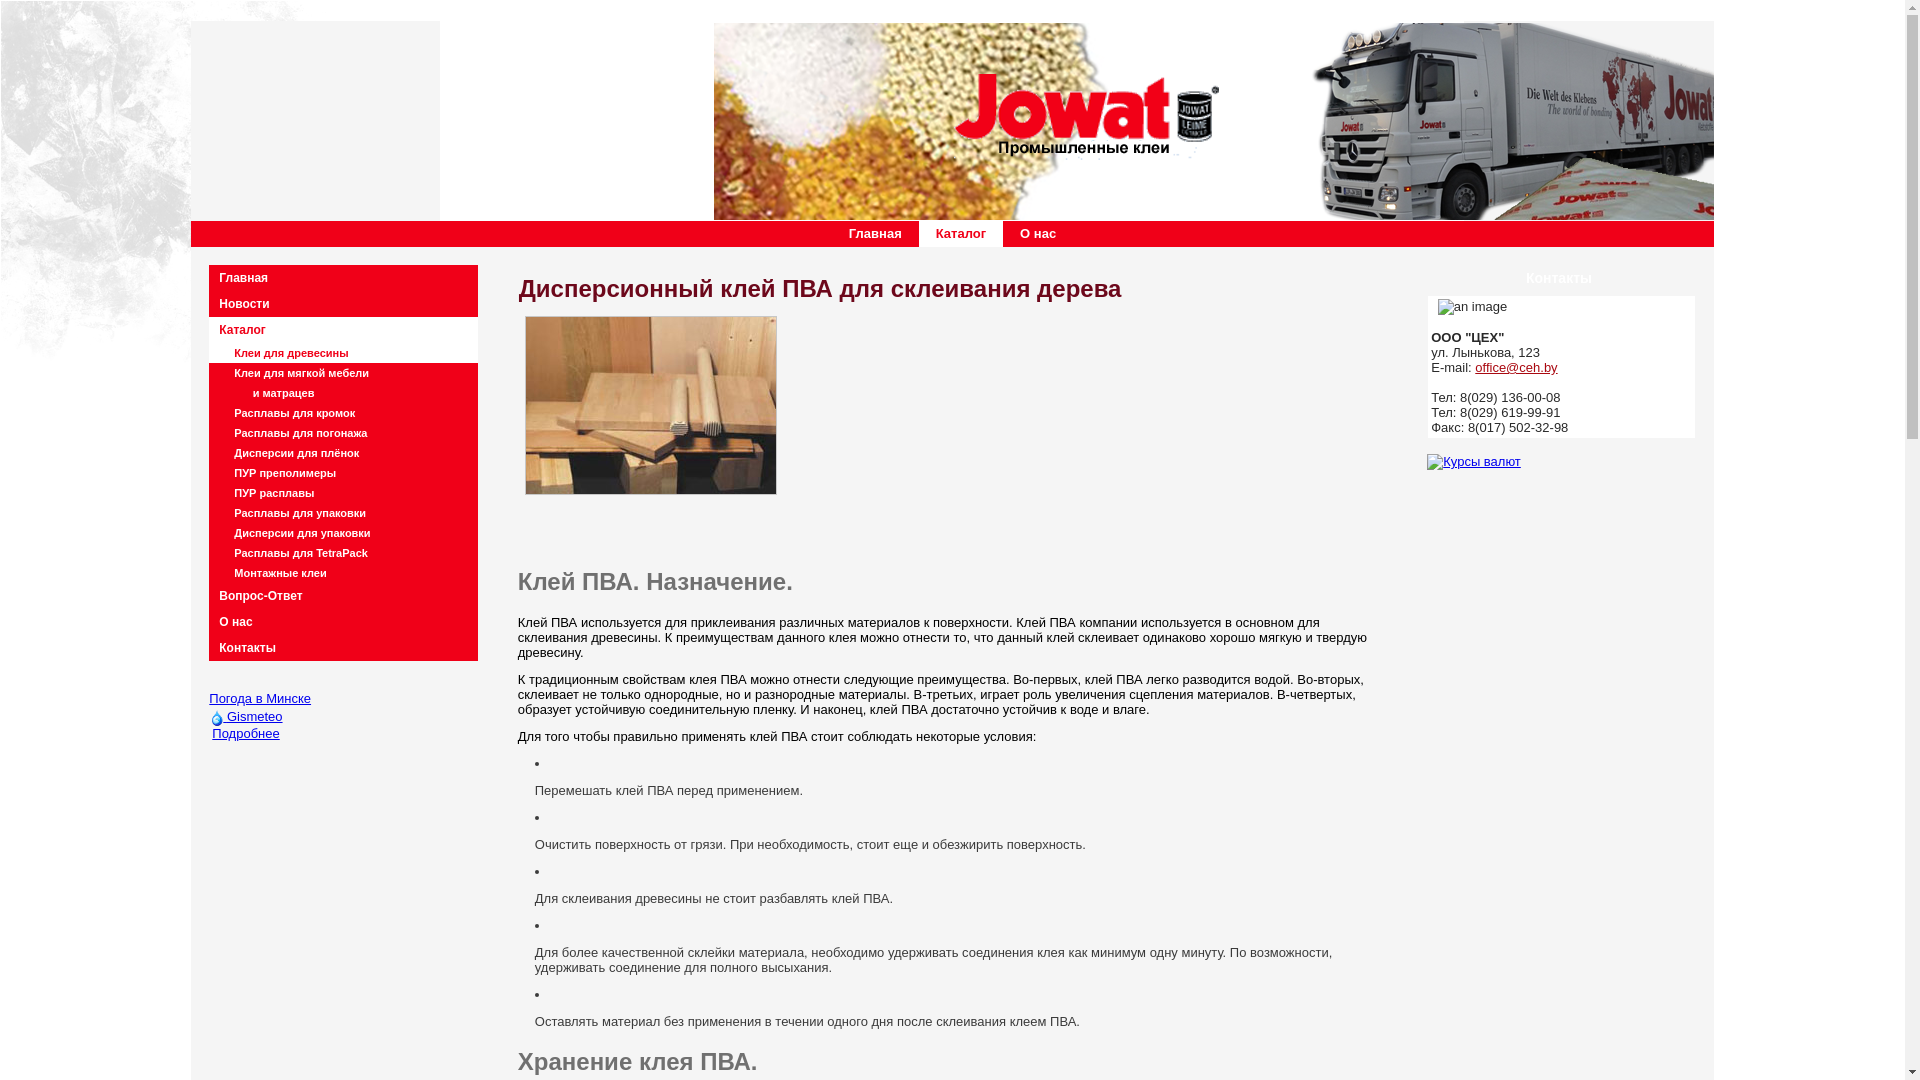 The width and height of the screenshot is (1920, 1080). Describe the element at coordinates (1516, 367) in the screenshot. I see `'office@ceh.by'` at that location.